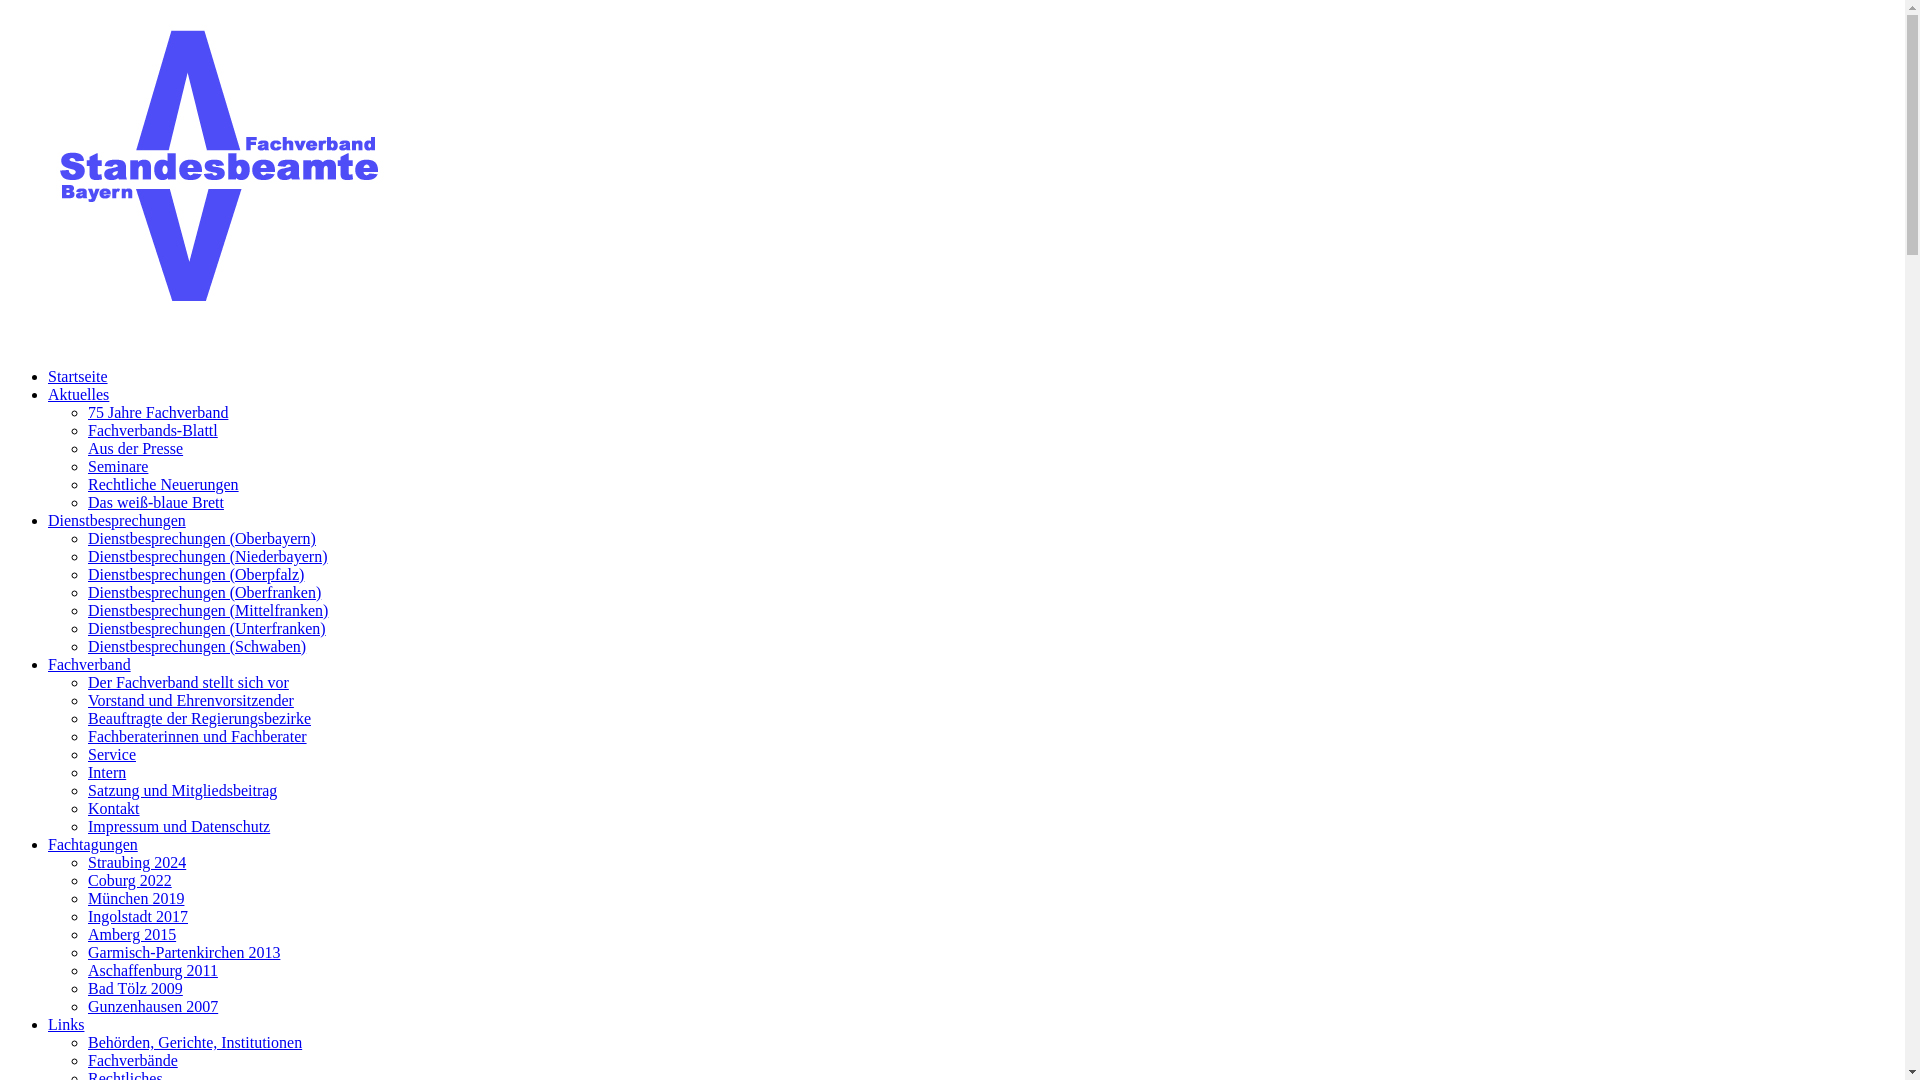 This screenshot has width=1920, height=1080. What do you see at coordinates (199, 717) in the screenshot?
I see `'Beauftragte der Regierungsbezirke'` at bounding box center [199, 717].